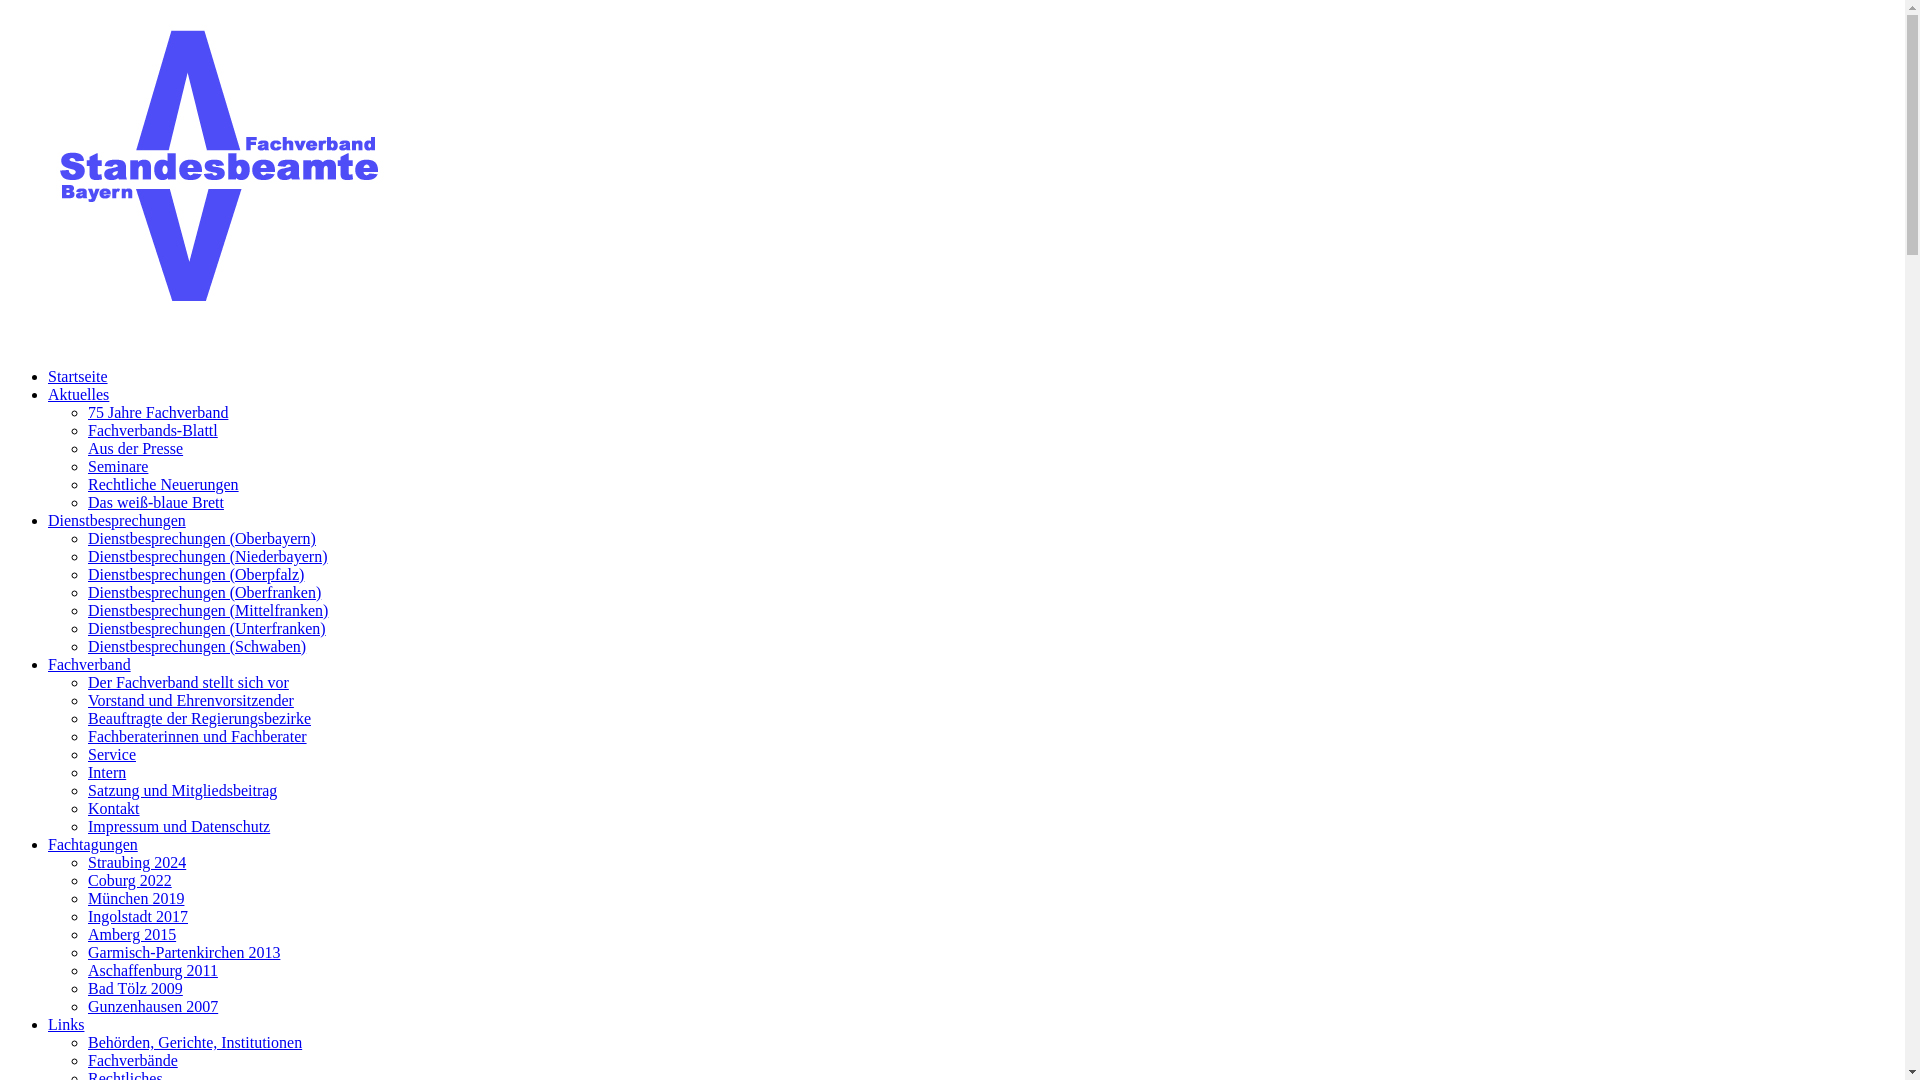 This screenshot has width=1920, height=1080. What do you see at coordinates (199, 717) in the screenshot?
I see `'Beauftragte der Regierungsbezirke'` at bounding box center [199, 717].